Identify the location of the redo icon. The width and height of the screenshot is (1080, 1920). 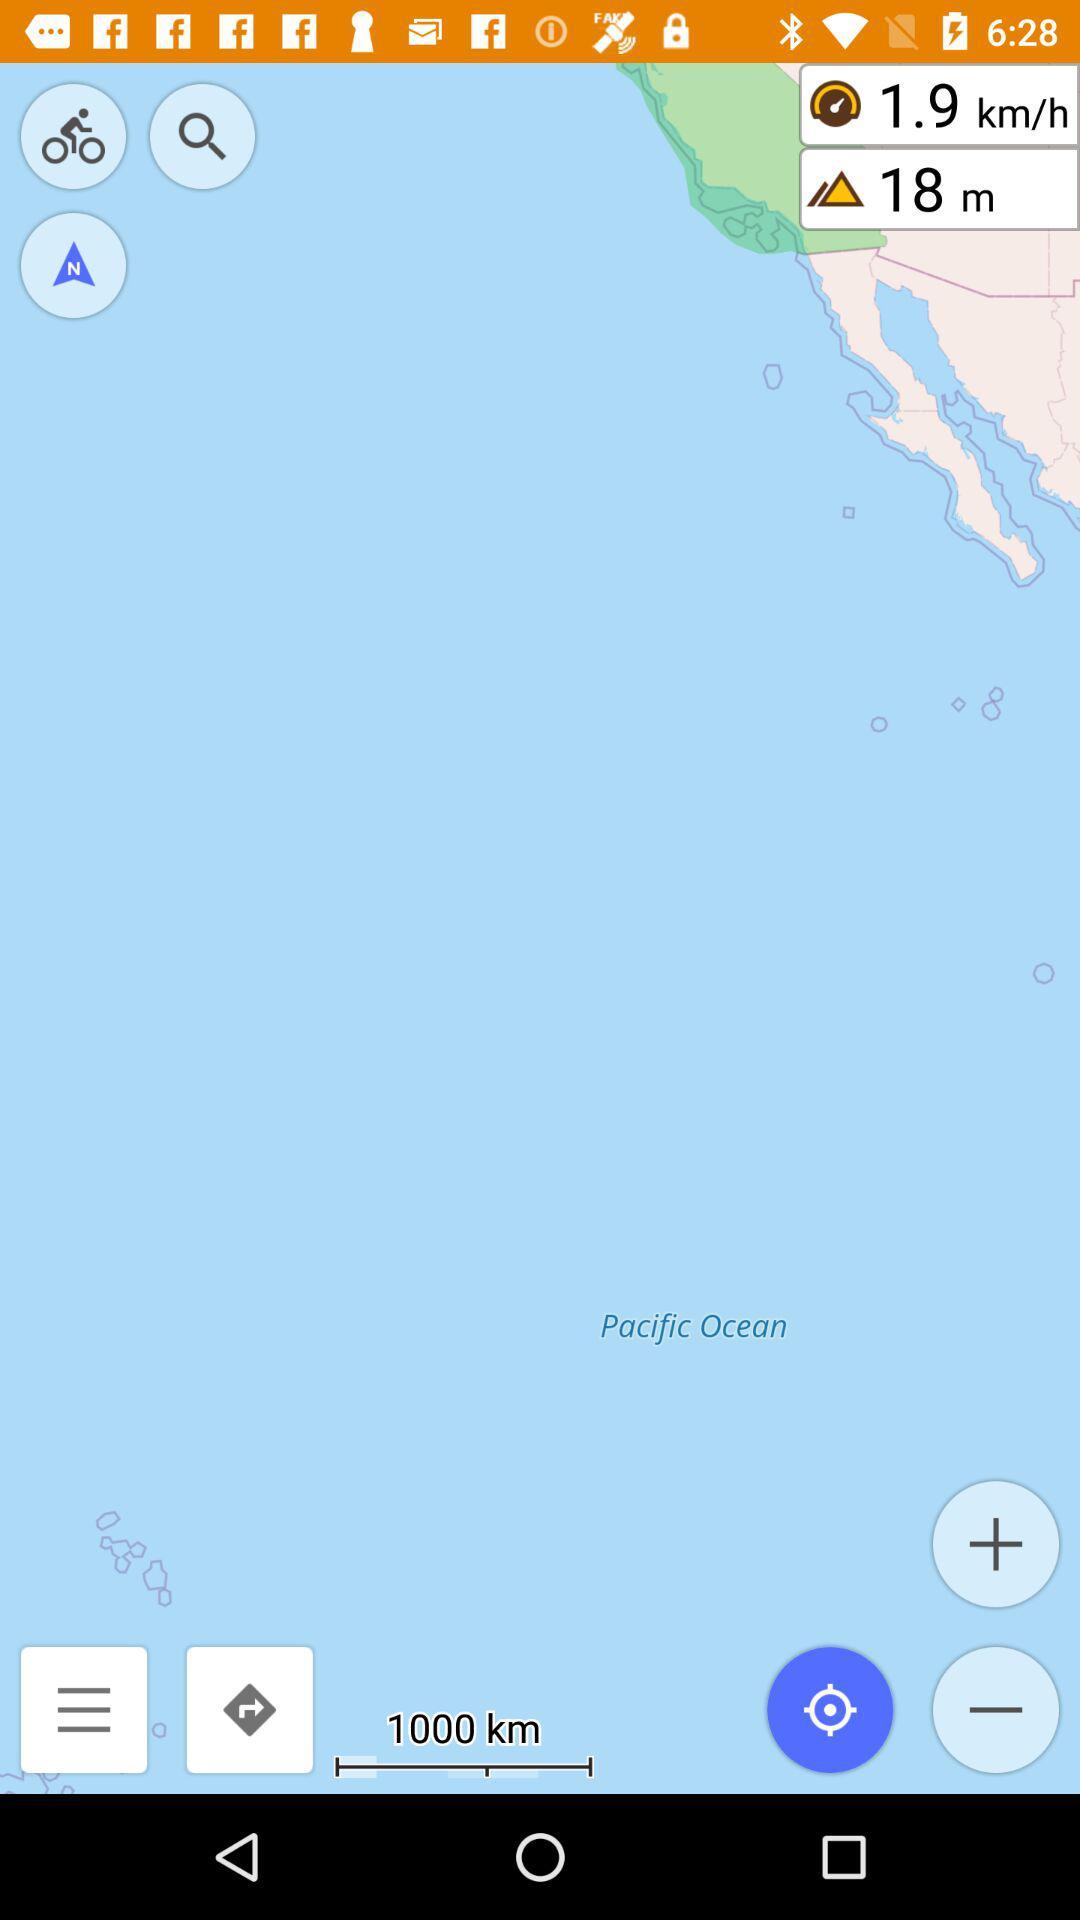
(248, 1708).